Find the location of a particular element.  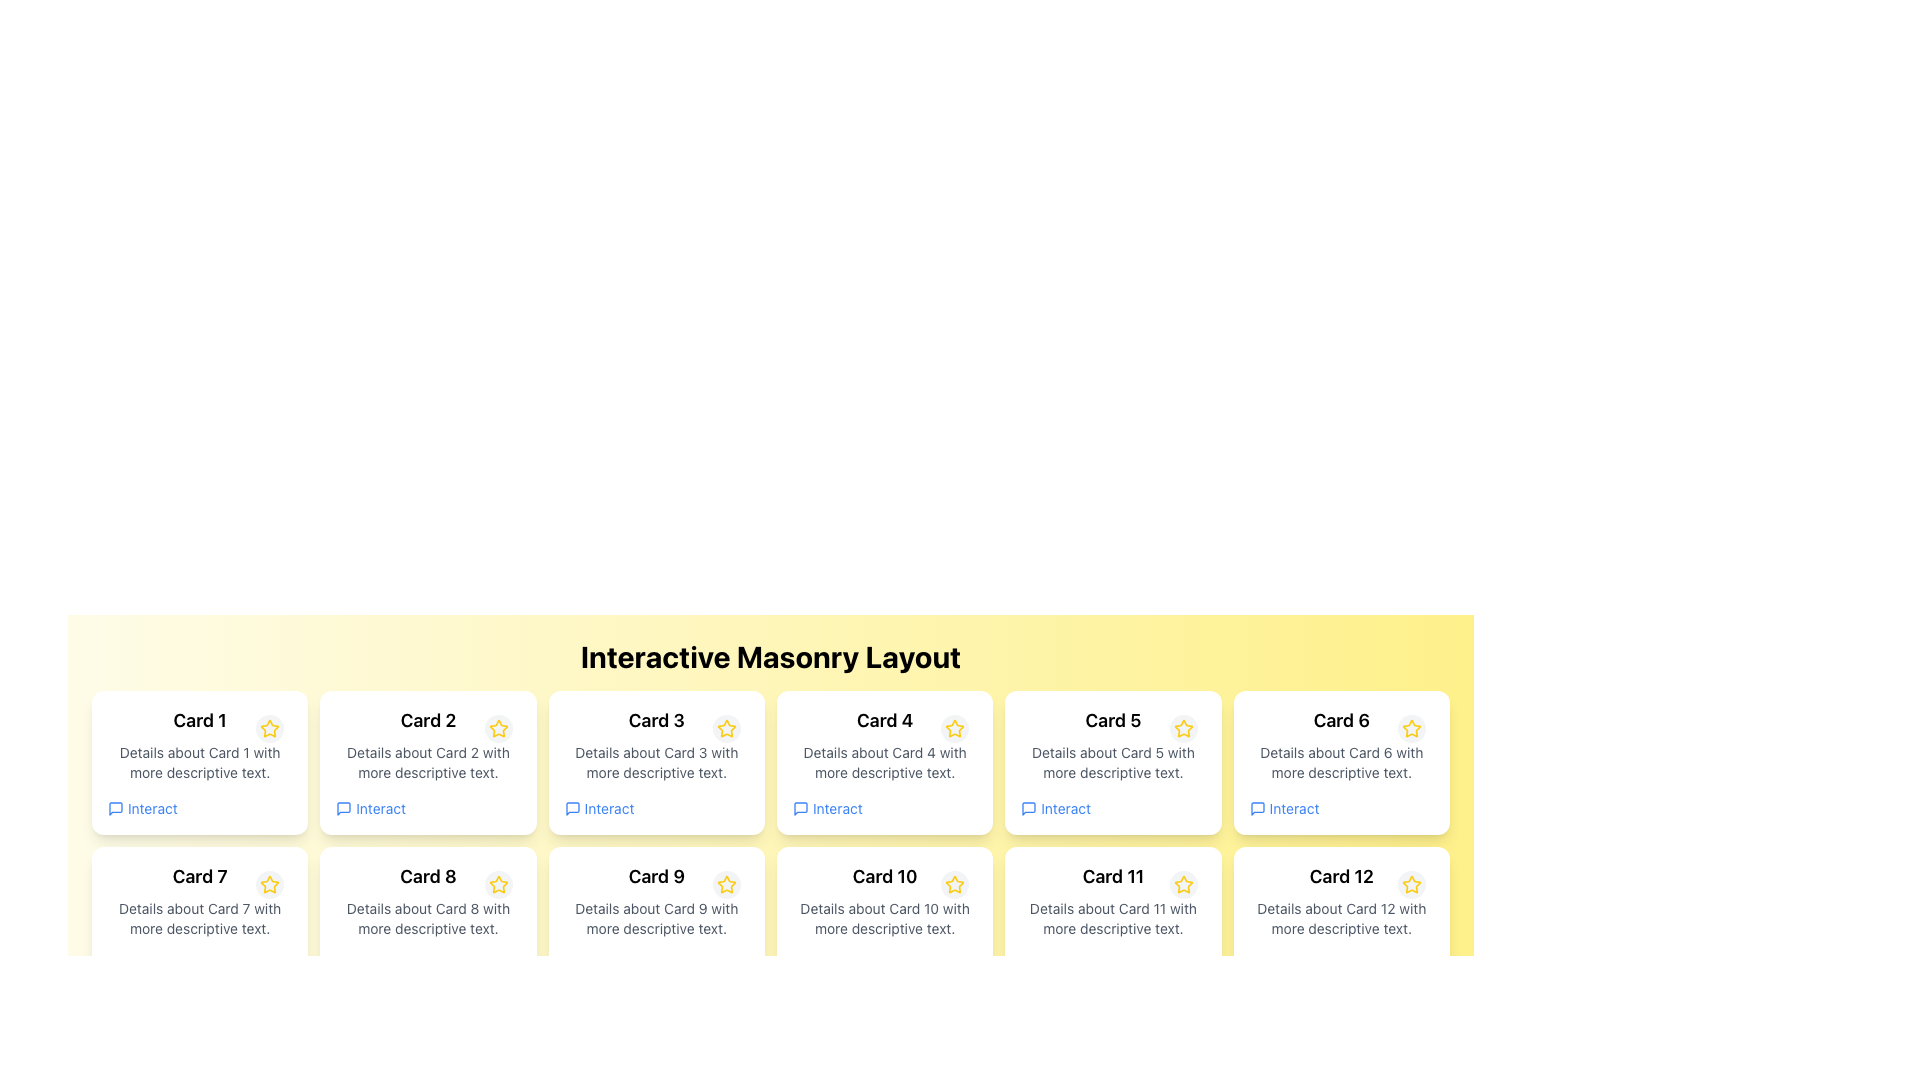

the star icon button located at the top-right corner of 'Card 1', next to the title is located at coordinates (269, 729).